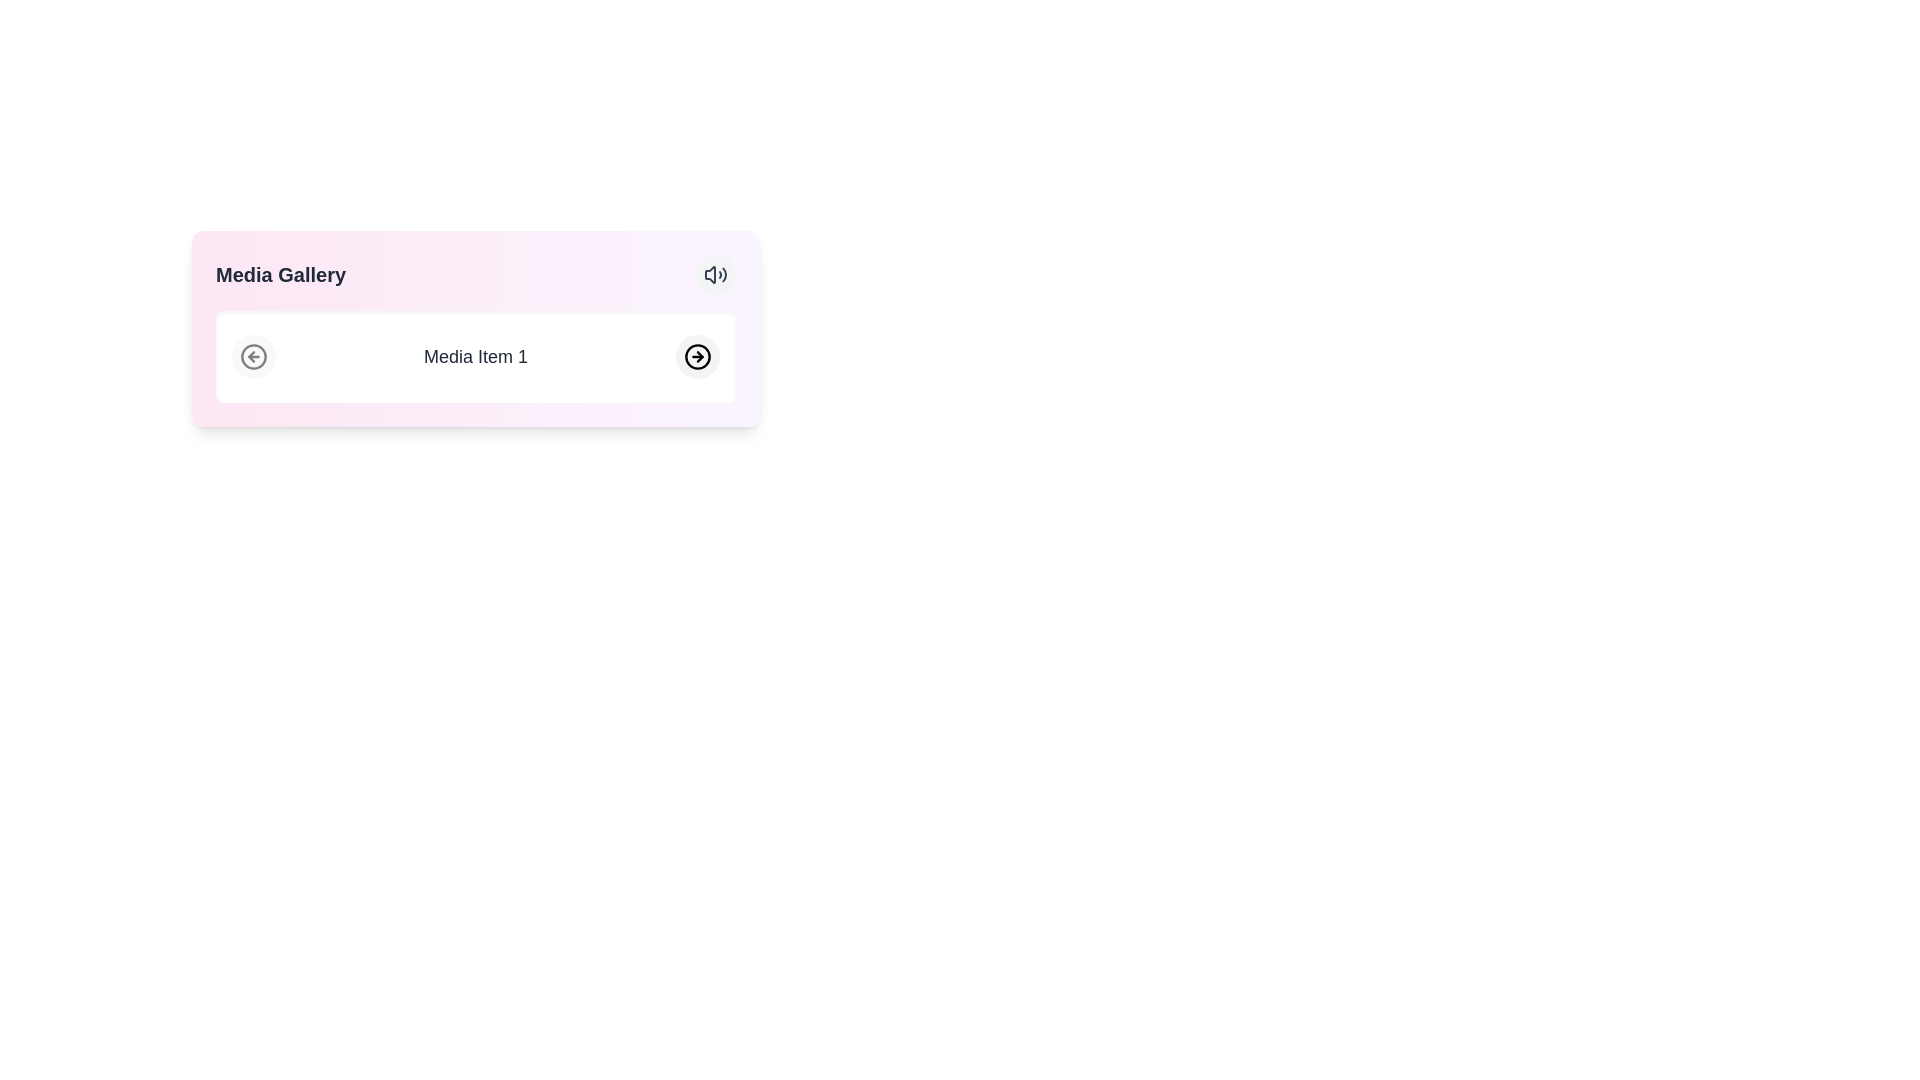  I want to click on the leftward-pointing arrow within the circular icon located at the leftmost position of the media gallery, so click(250, 356).